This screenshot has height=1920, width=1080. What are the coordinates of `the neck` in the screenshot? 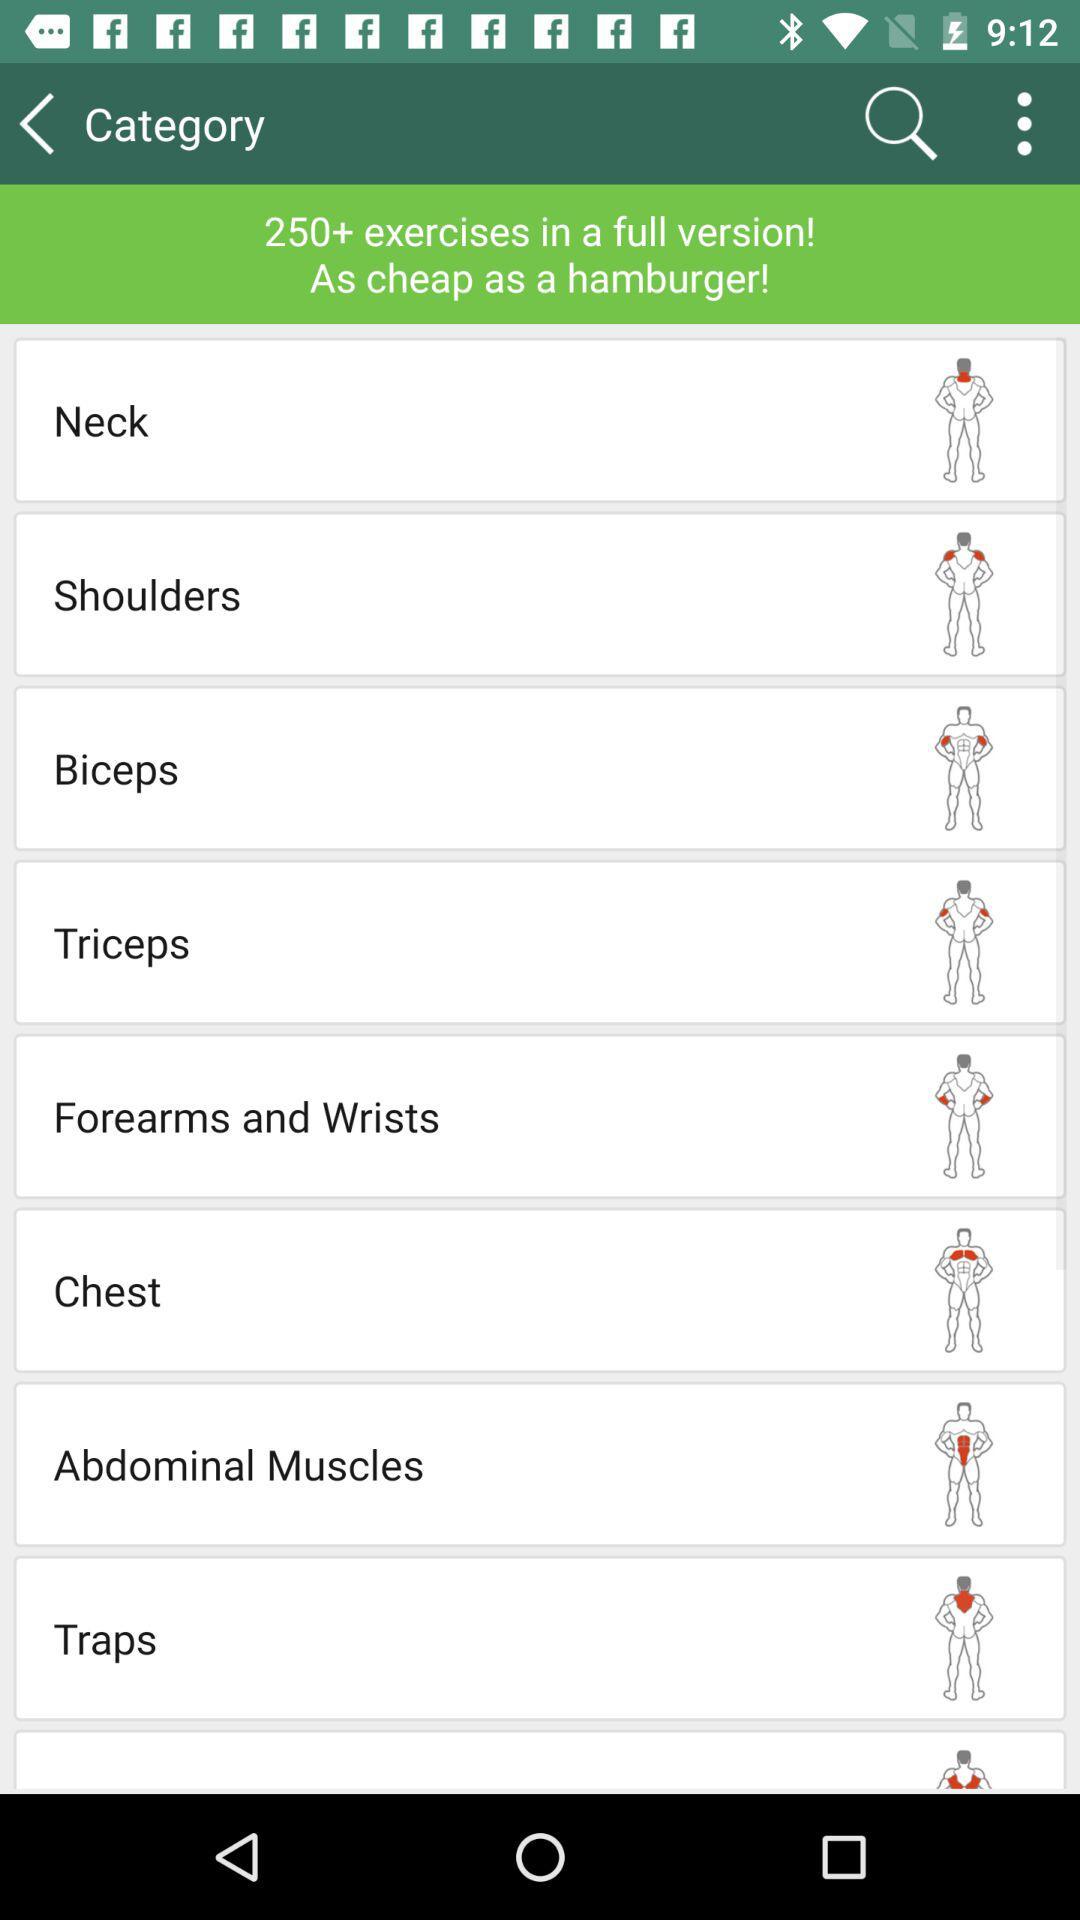 It's located at (457, 419).